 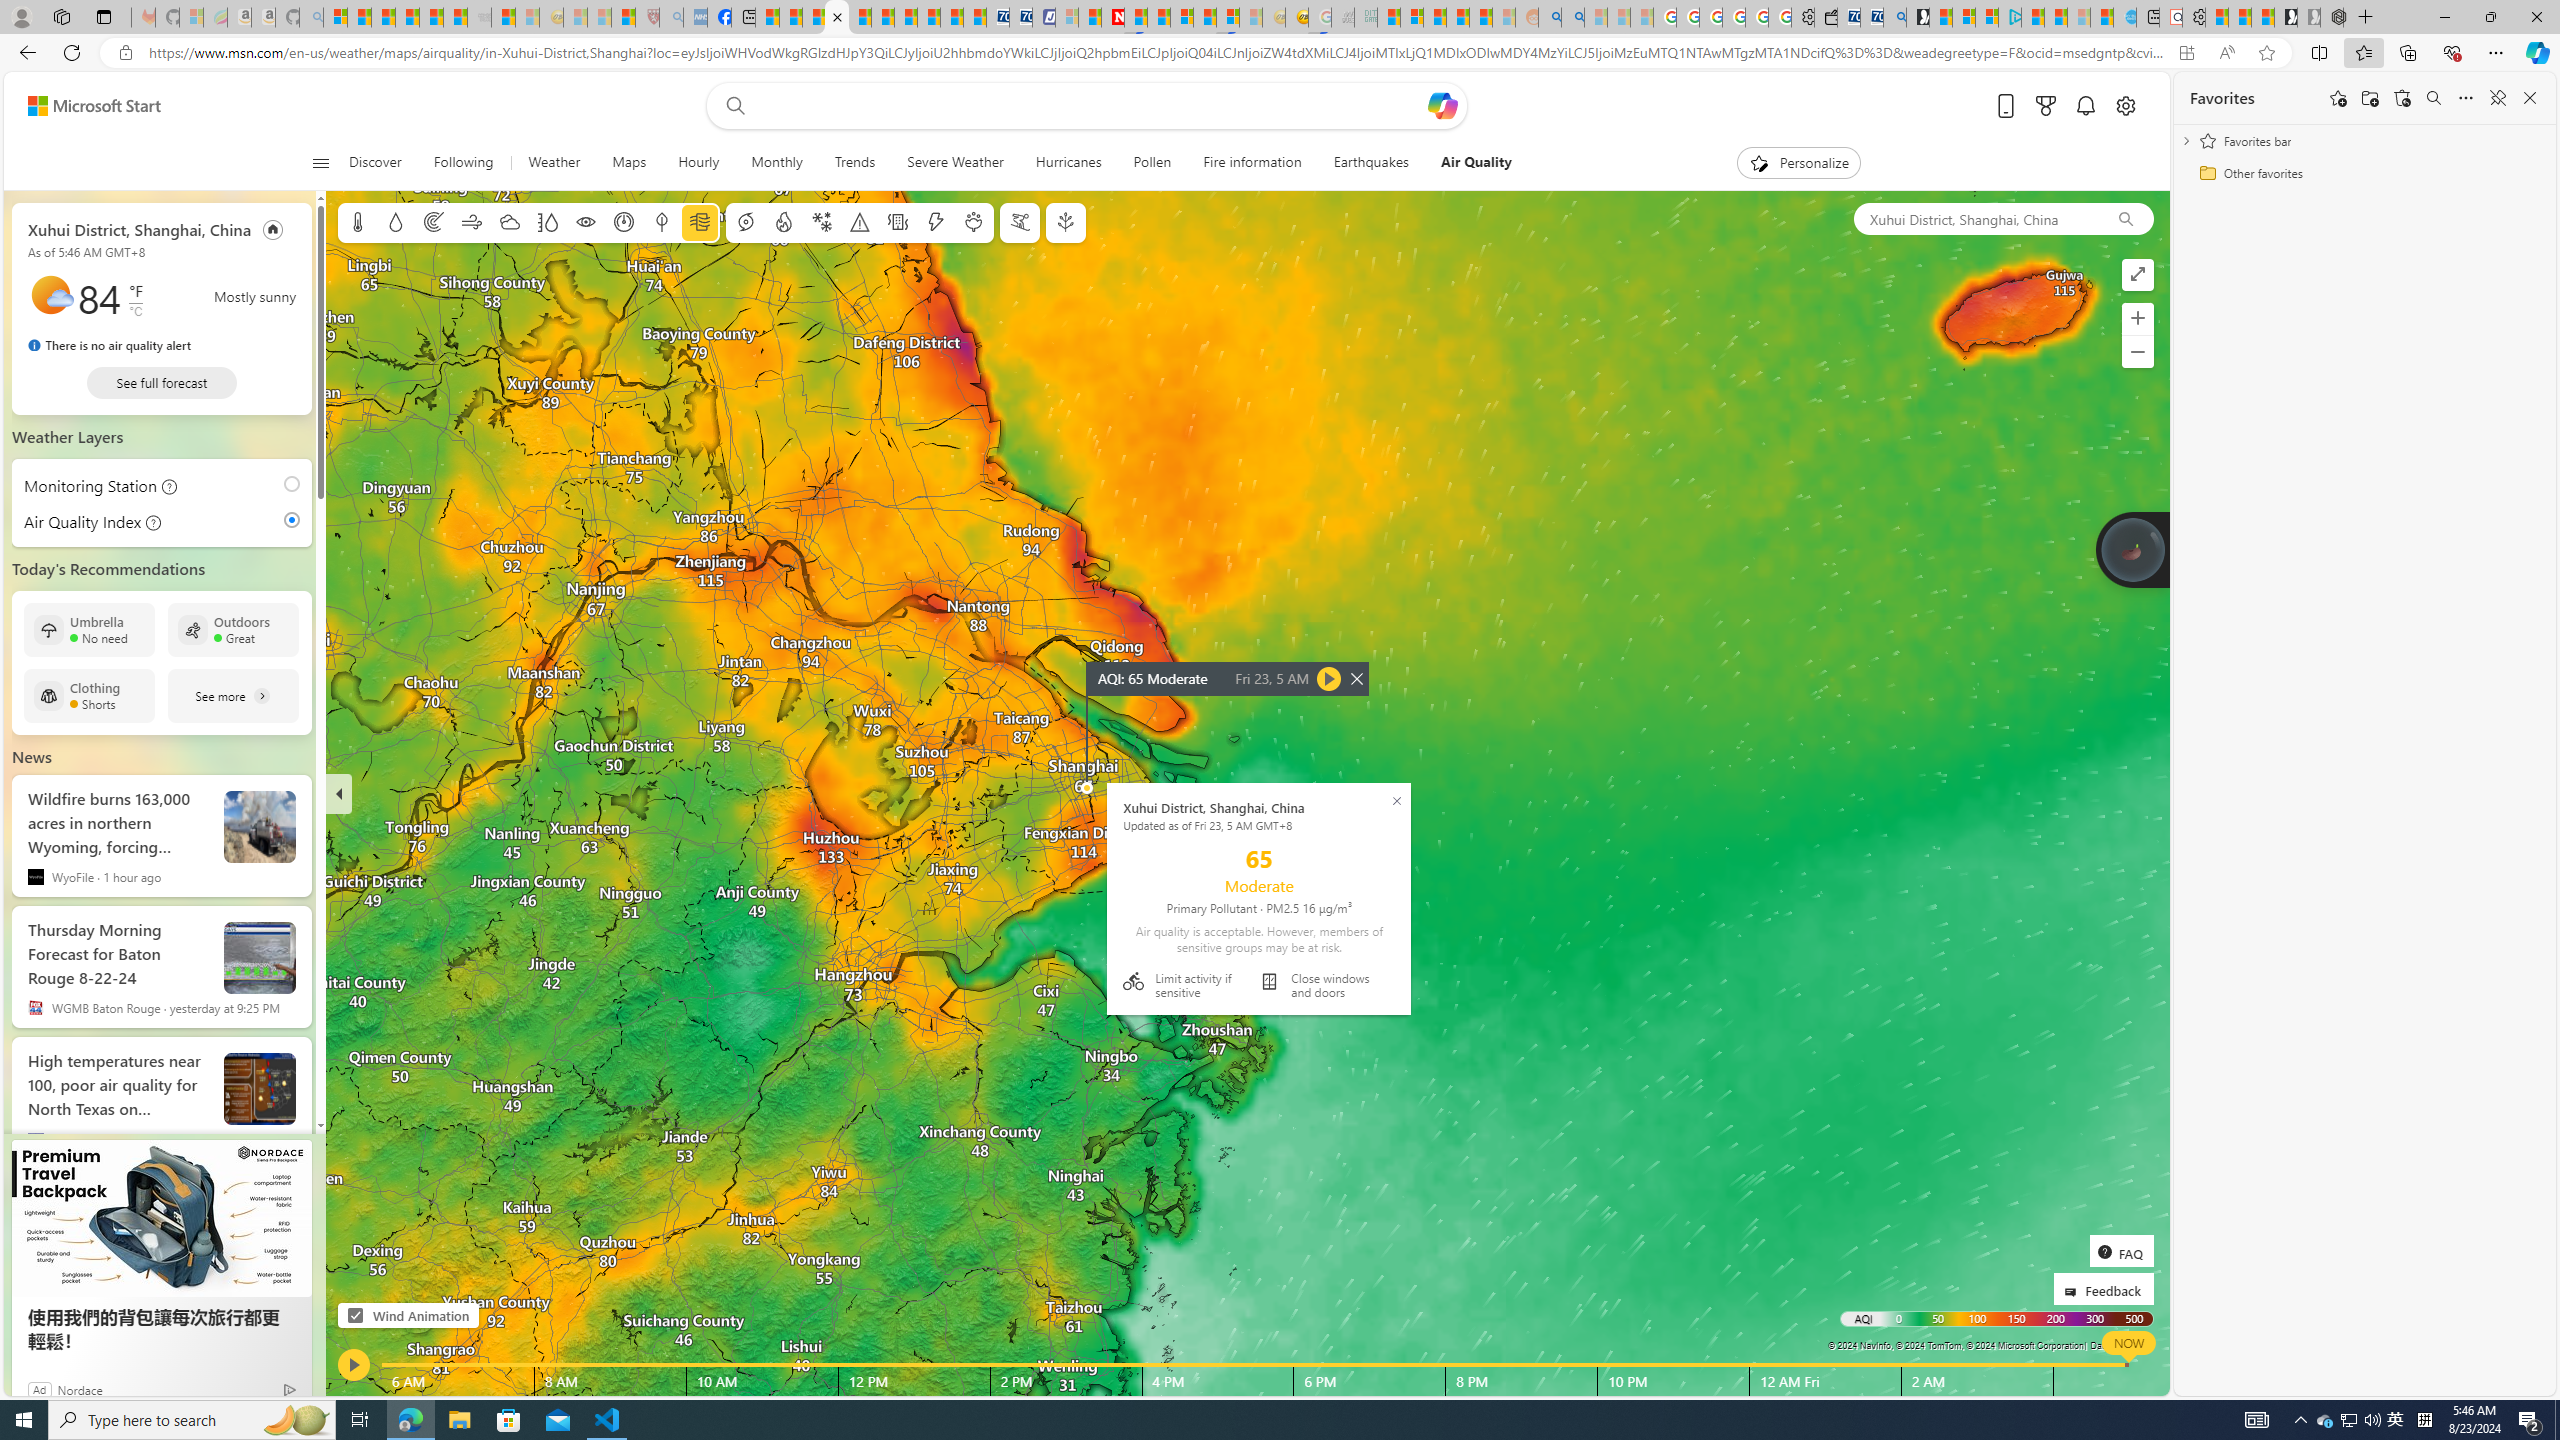 What do you see at coordinates (432, 222) in the screenshot?
I see `'Radar'` at bounding box center [432, 222].